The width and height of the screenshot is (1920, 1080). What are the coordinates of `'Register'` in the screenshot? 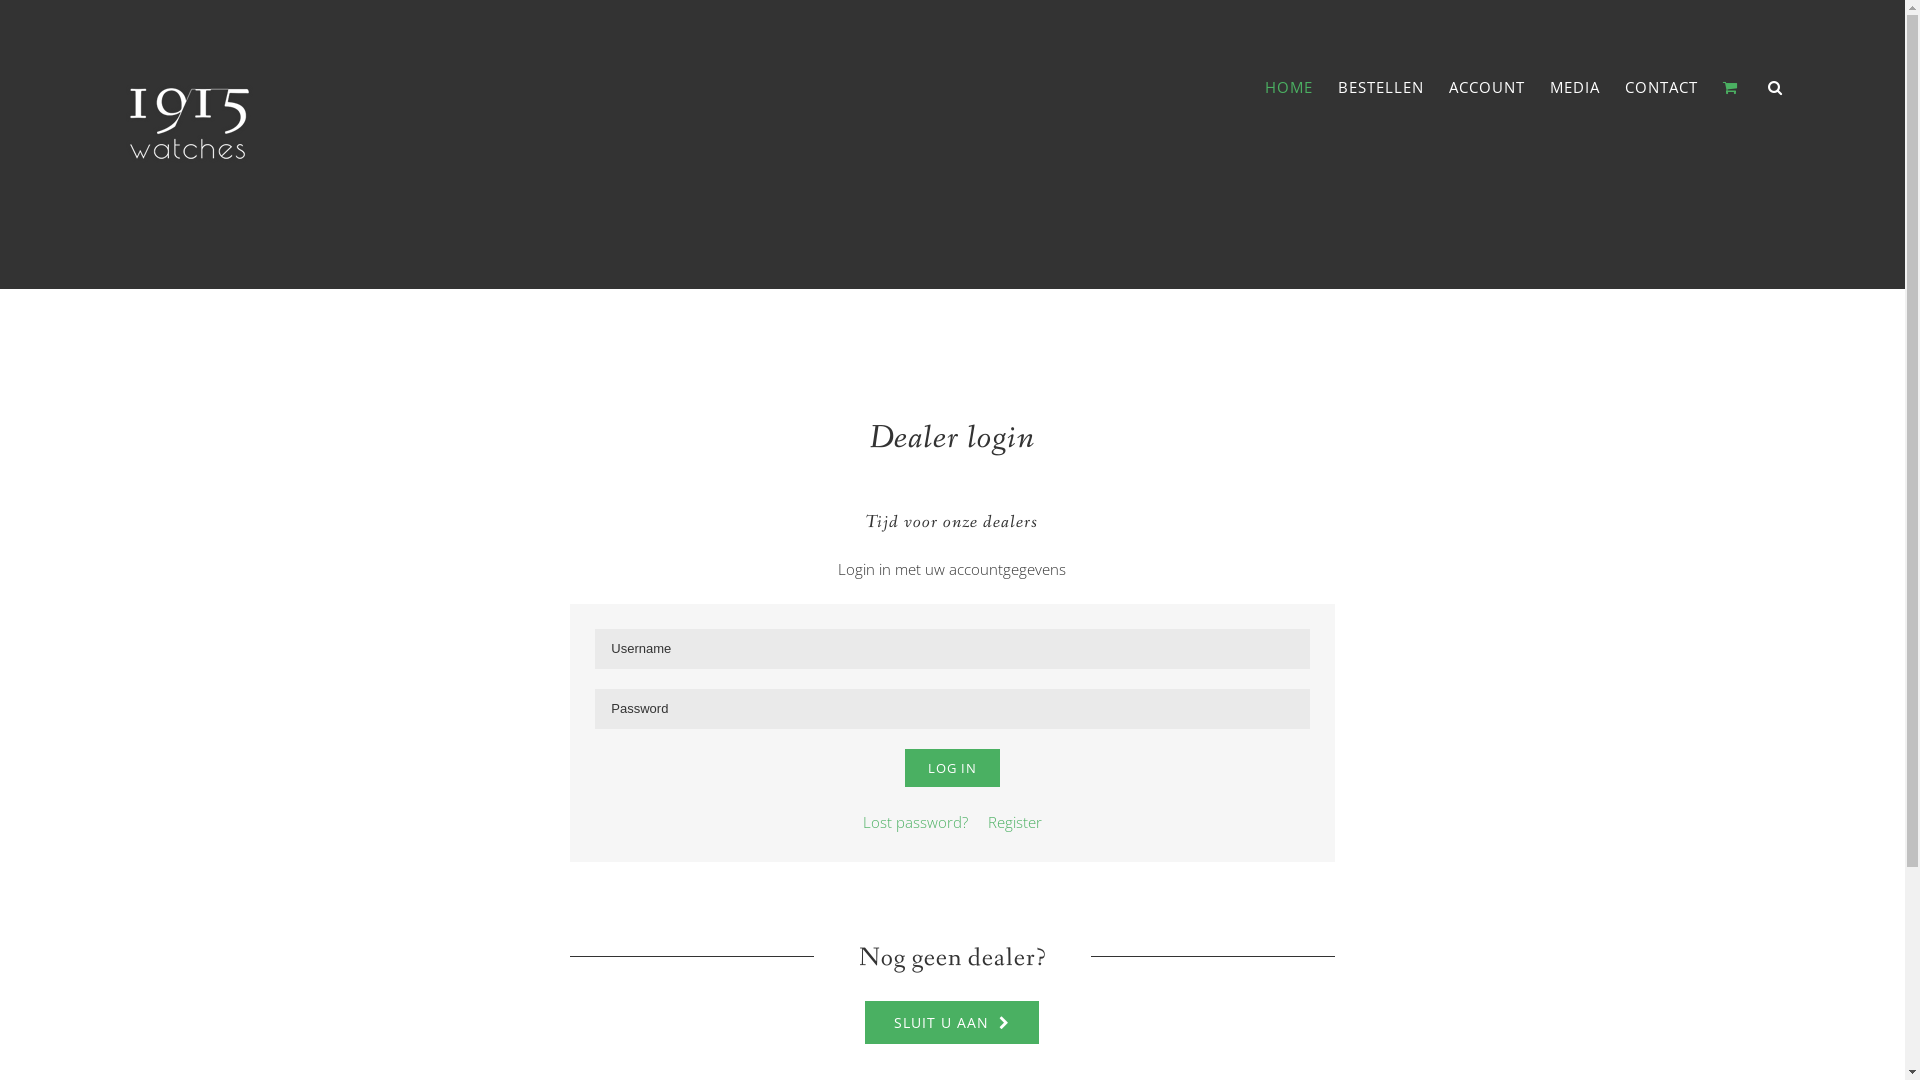 It's located at (978, 821).